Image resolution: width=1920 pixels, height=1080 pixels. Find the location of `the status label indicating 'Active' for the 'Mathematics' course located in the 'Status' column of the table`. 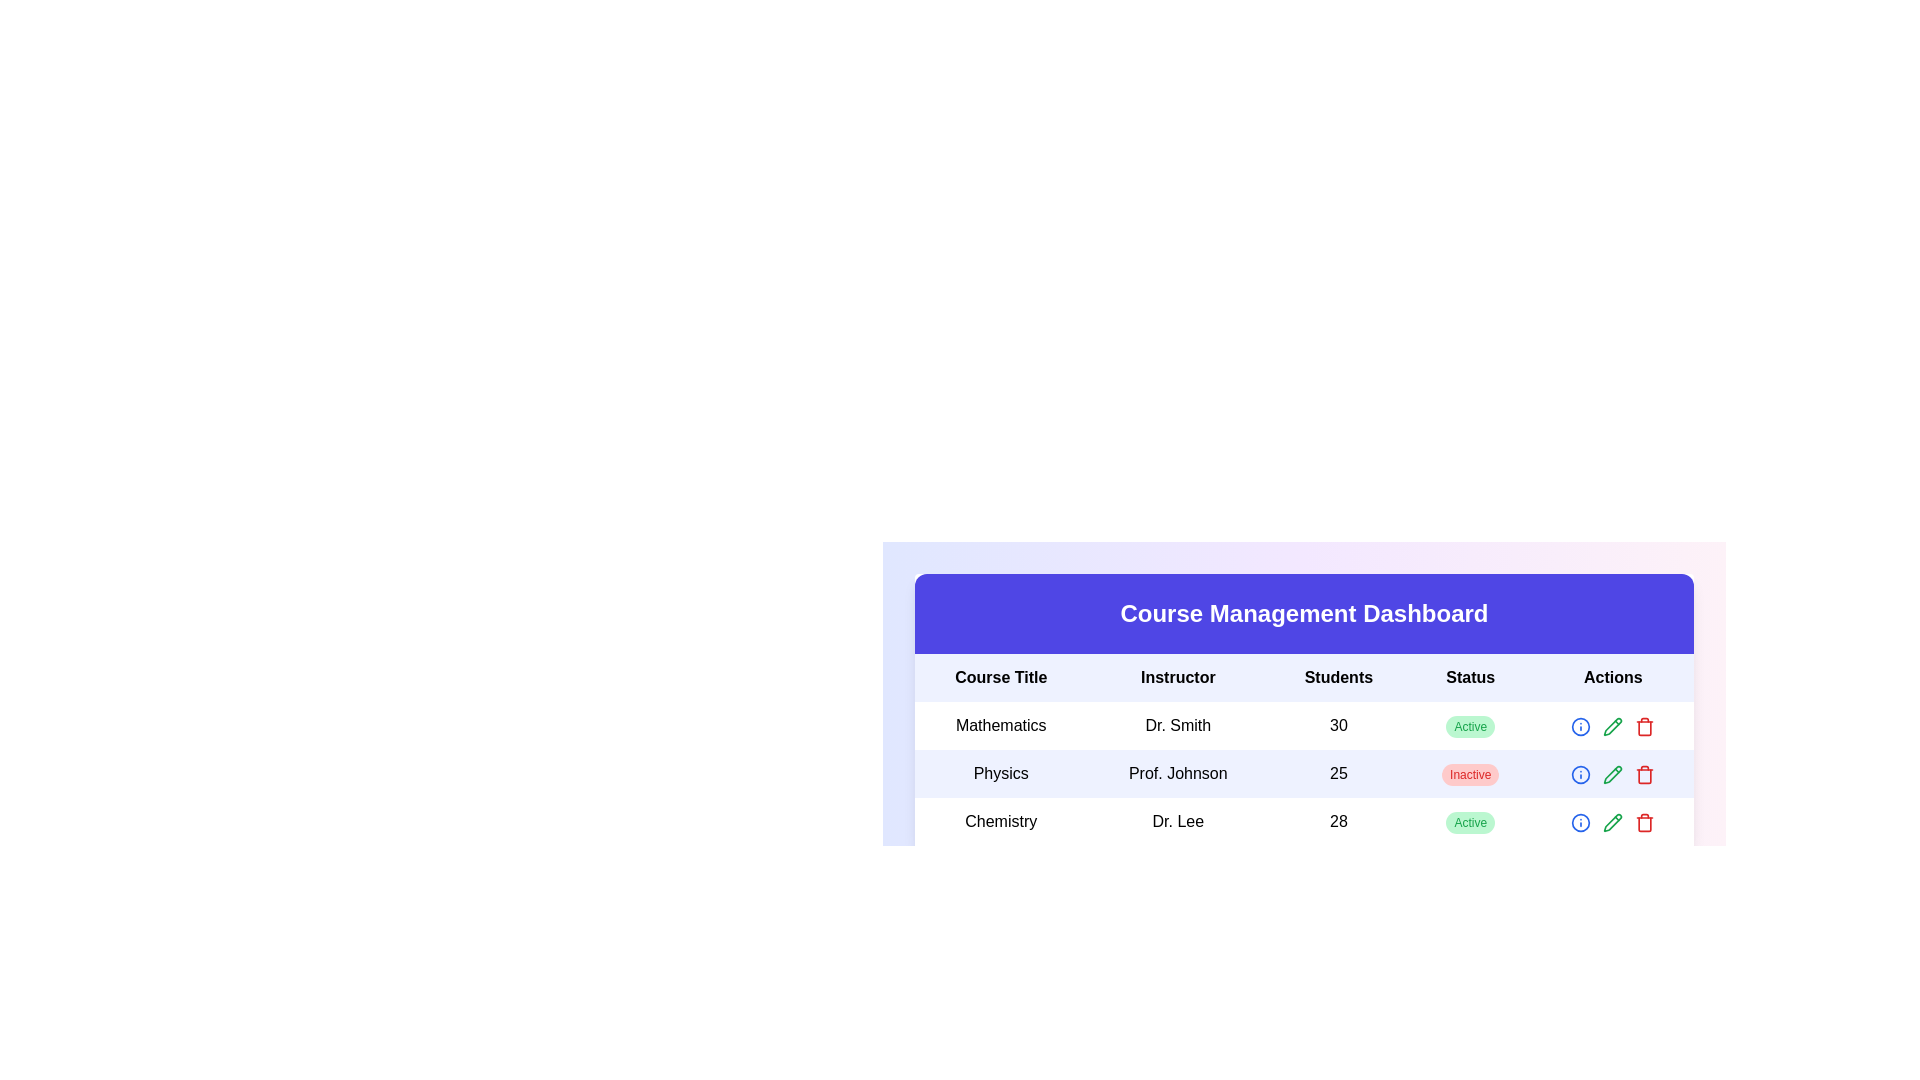

the status label indicating 'Active' for the 'Mathematics' course located in the 'Status' column of the table is located at coordinates (1470, 725).